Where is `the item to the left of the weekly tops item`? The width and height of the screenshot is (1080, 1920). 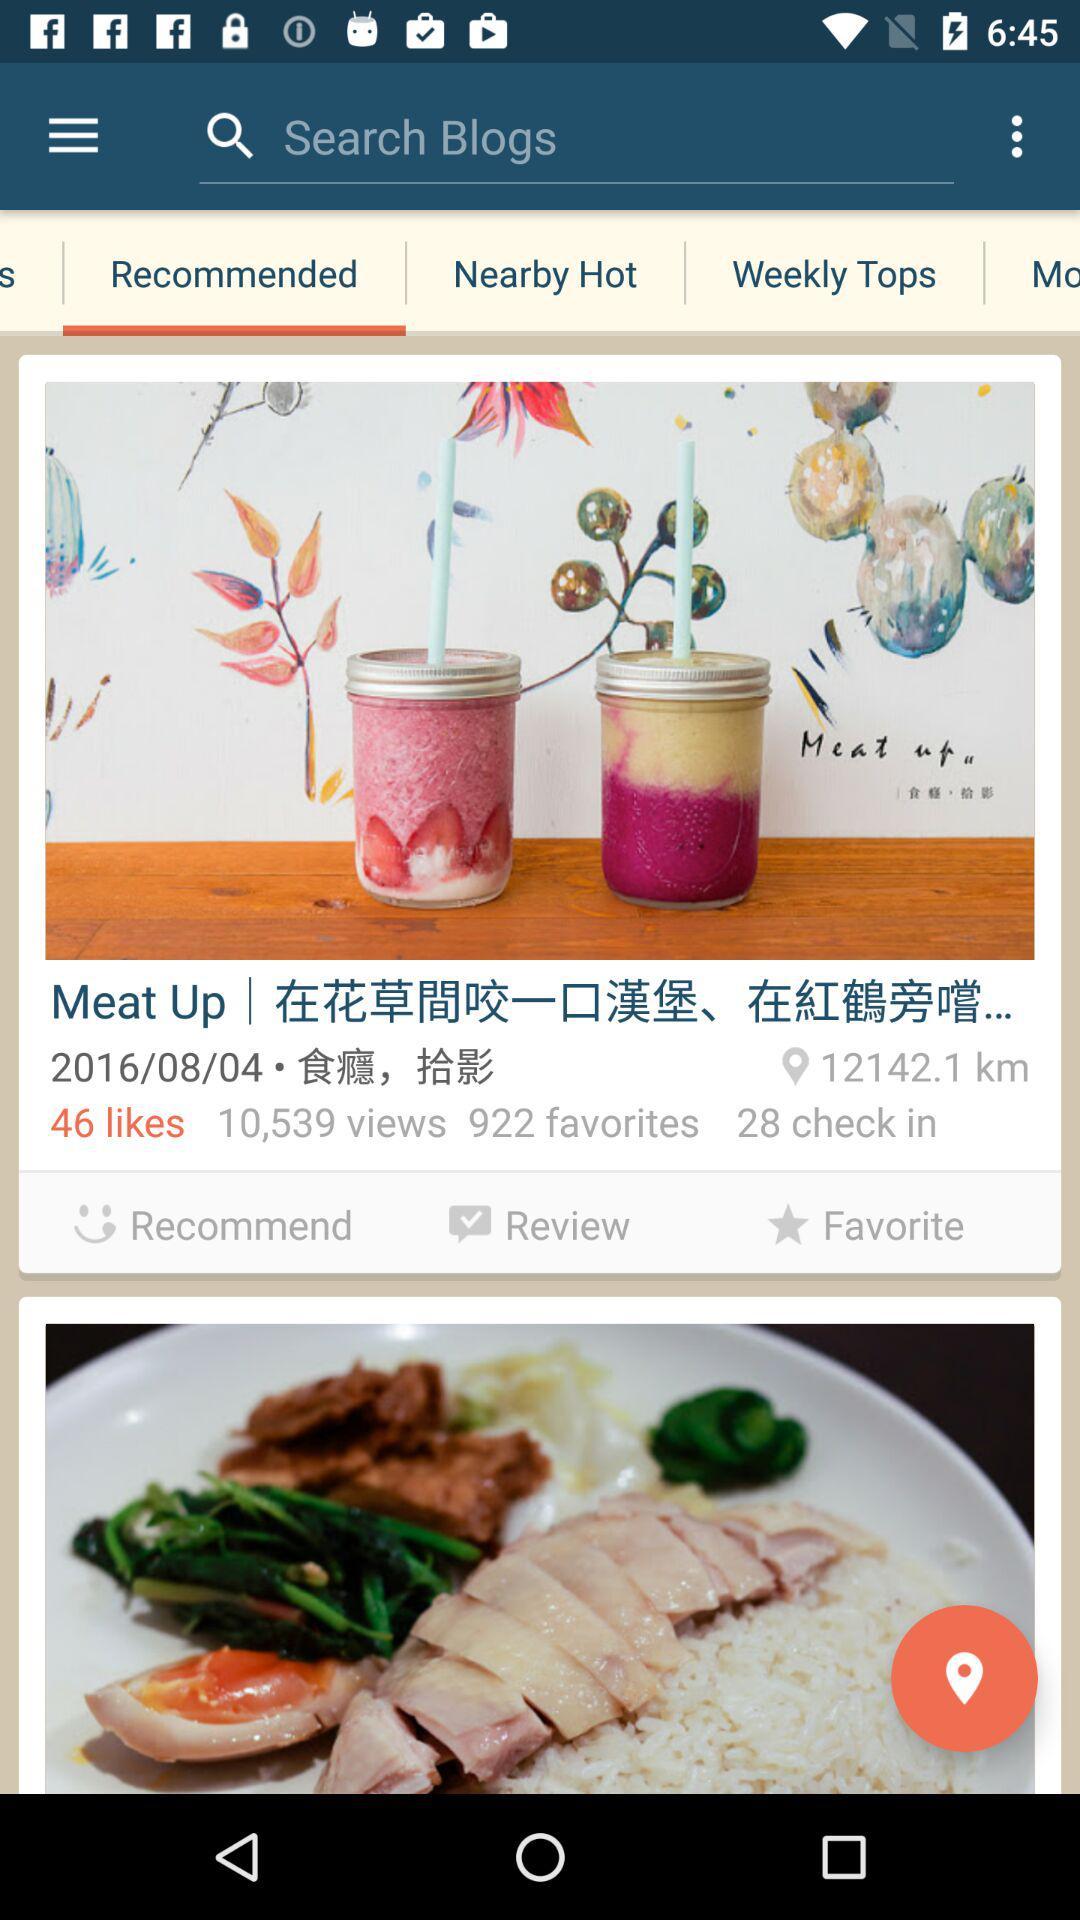 the item to the left of the weekly tops item is located at coordinates (545, 272).